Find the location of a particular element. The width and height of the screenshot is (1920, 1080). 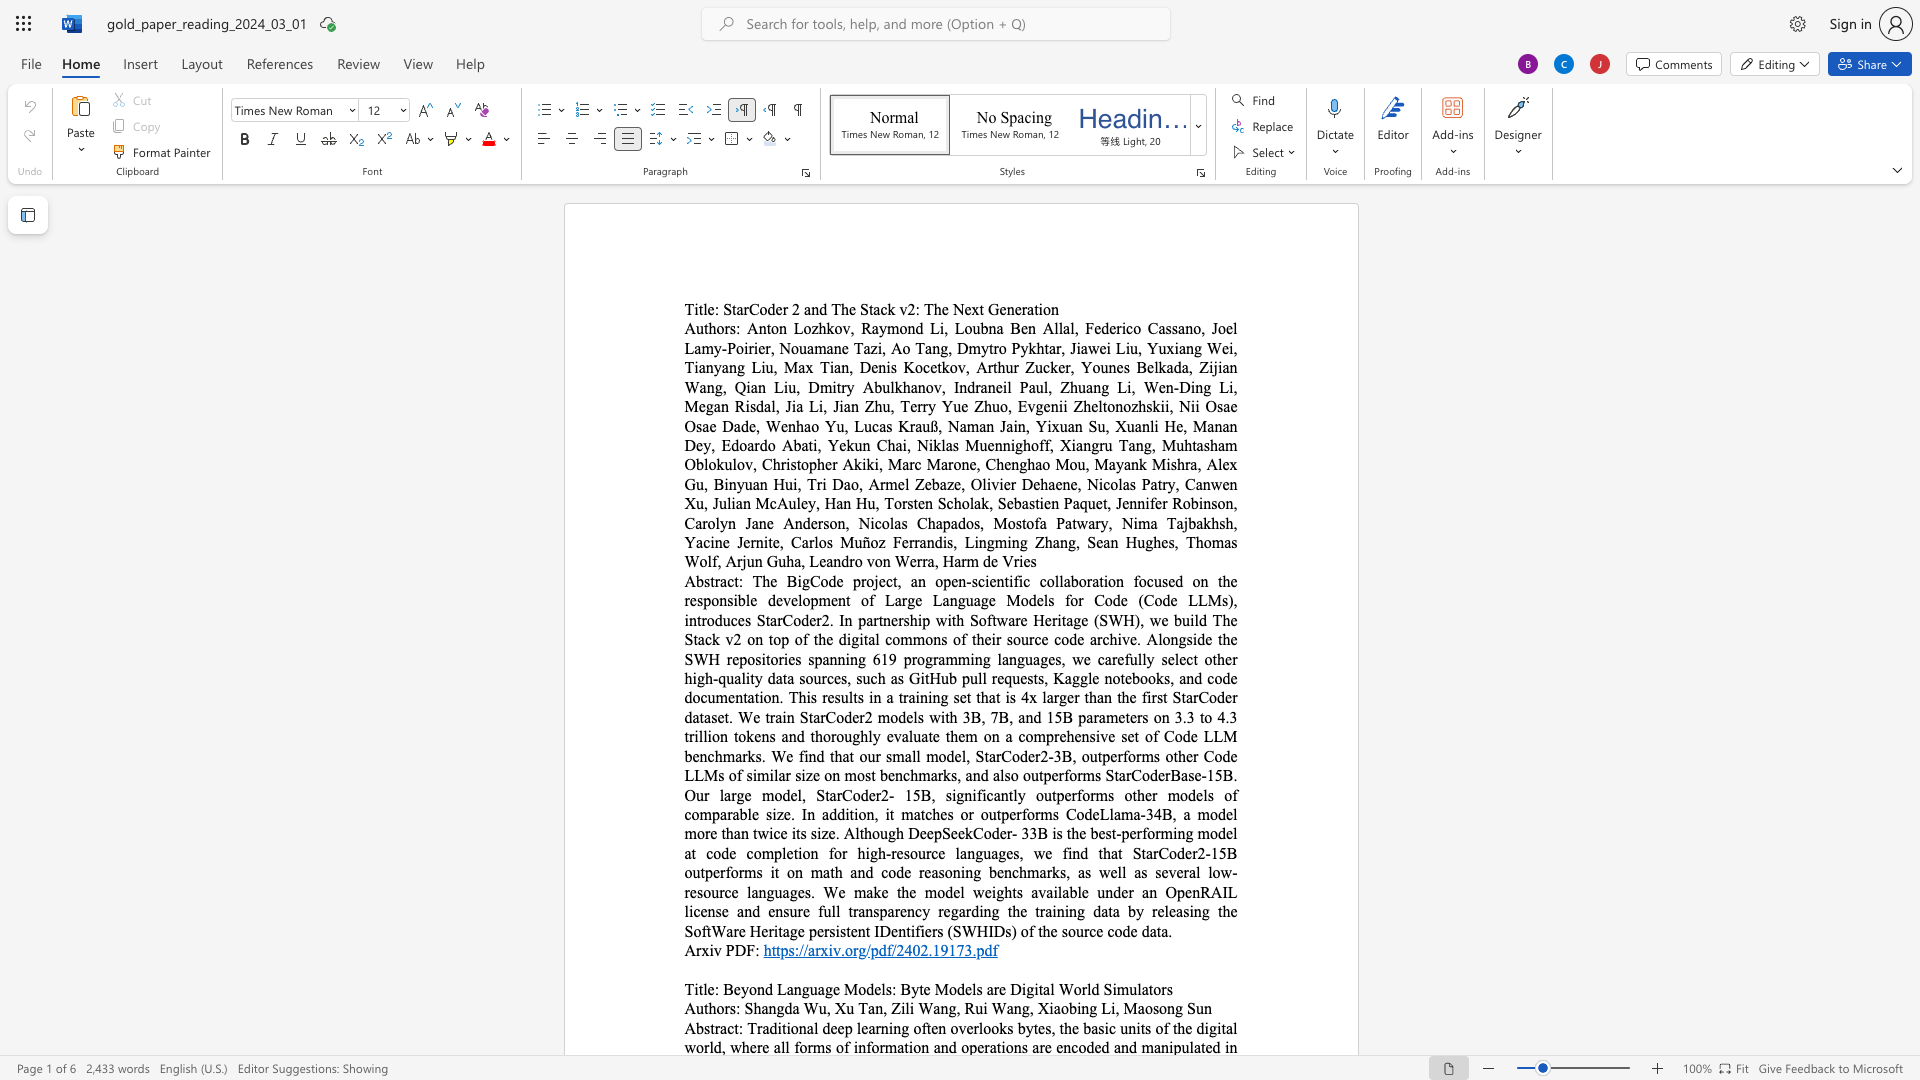

the 1th character "u" in the text is located at coordinates (813, 988).